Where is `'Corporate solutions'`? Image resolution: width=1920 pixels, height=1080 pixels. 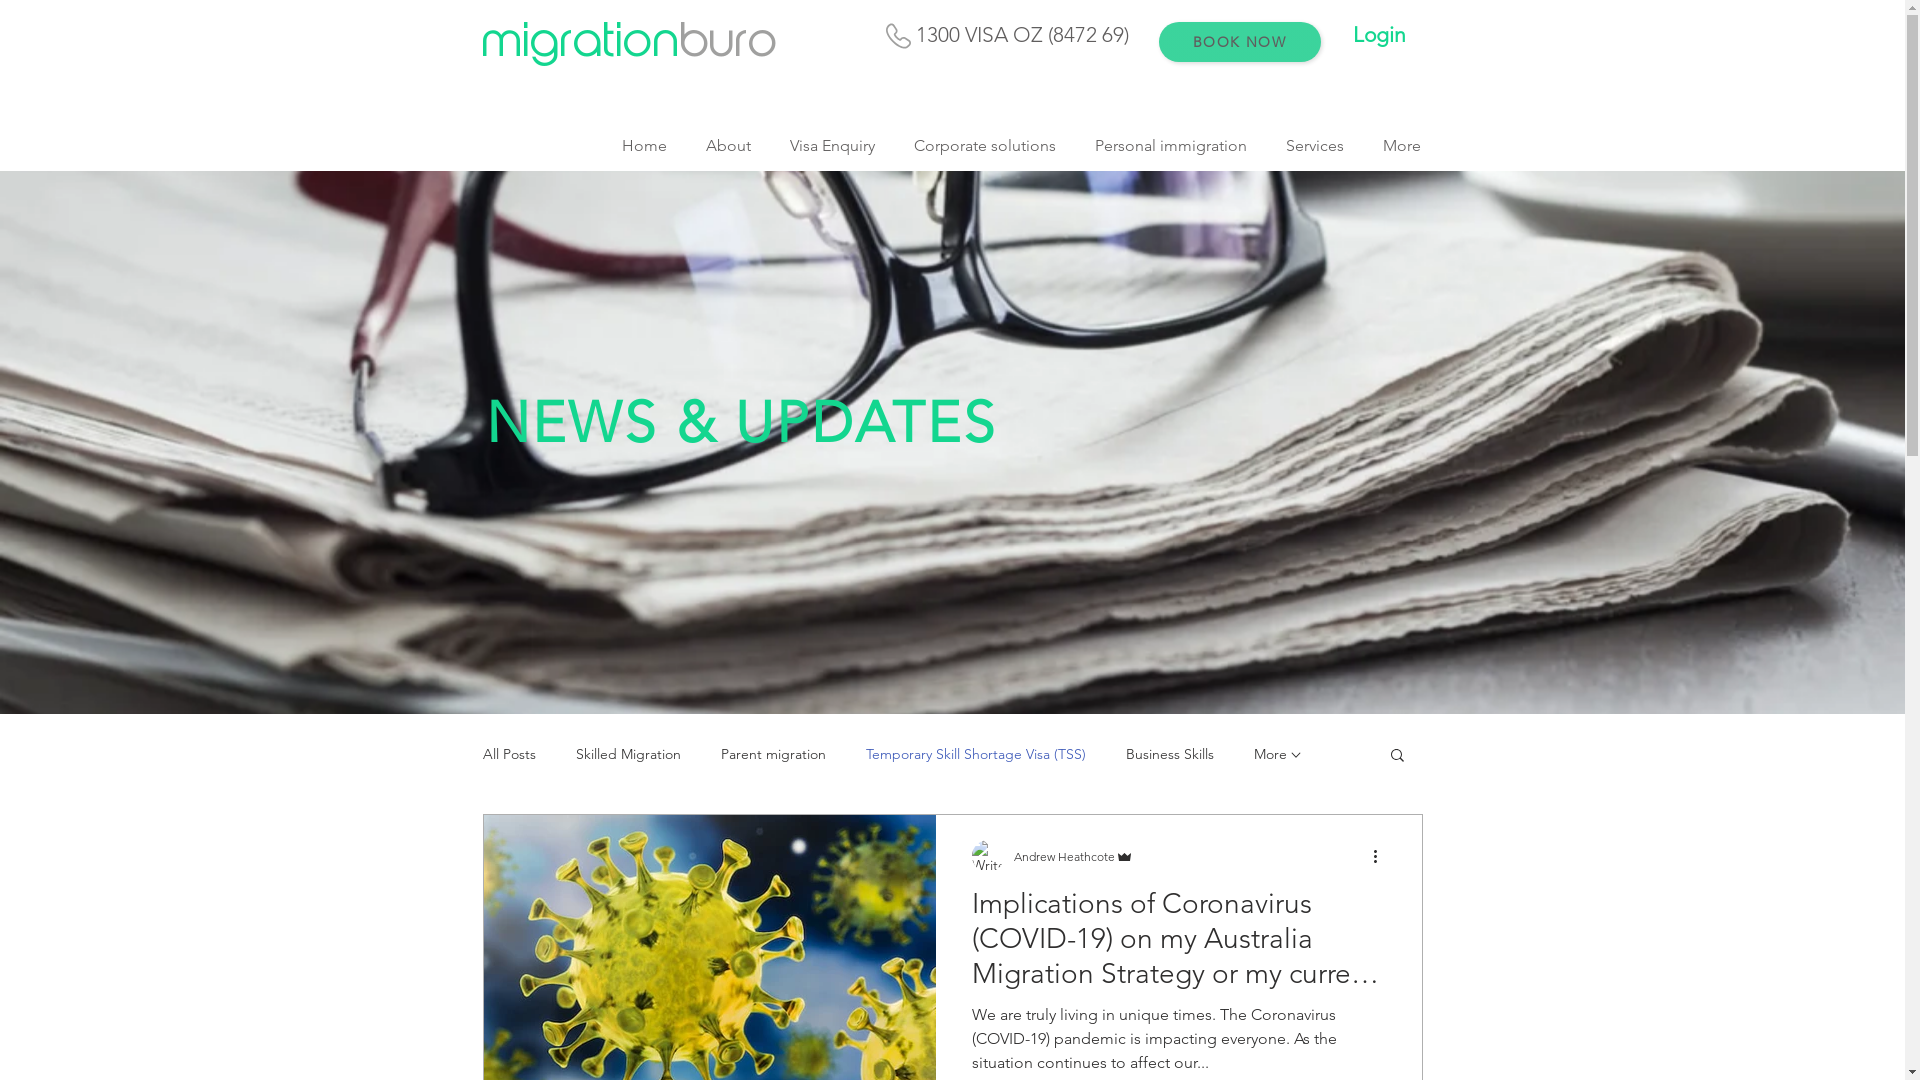
'Corporate solutions' is located at coordinates (984, 145).